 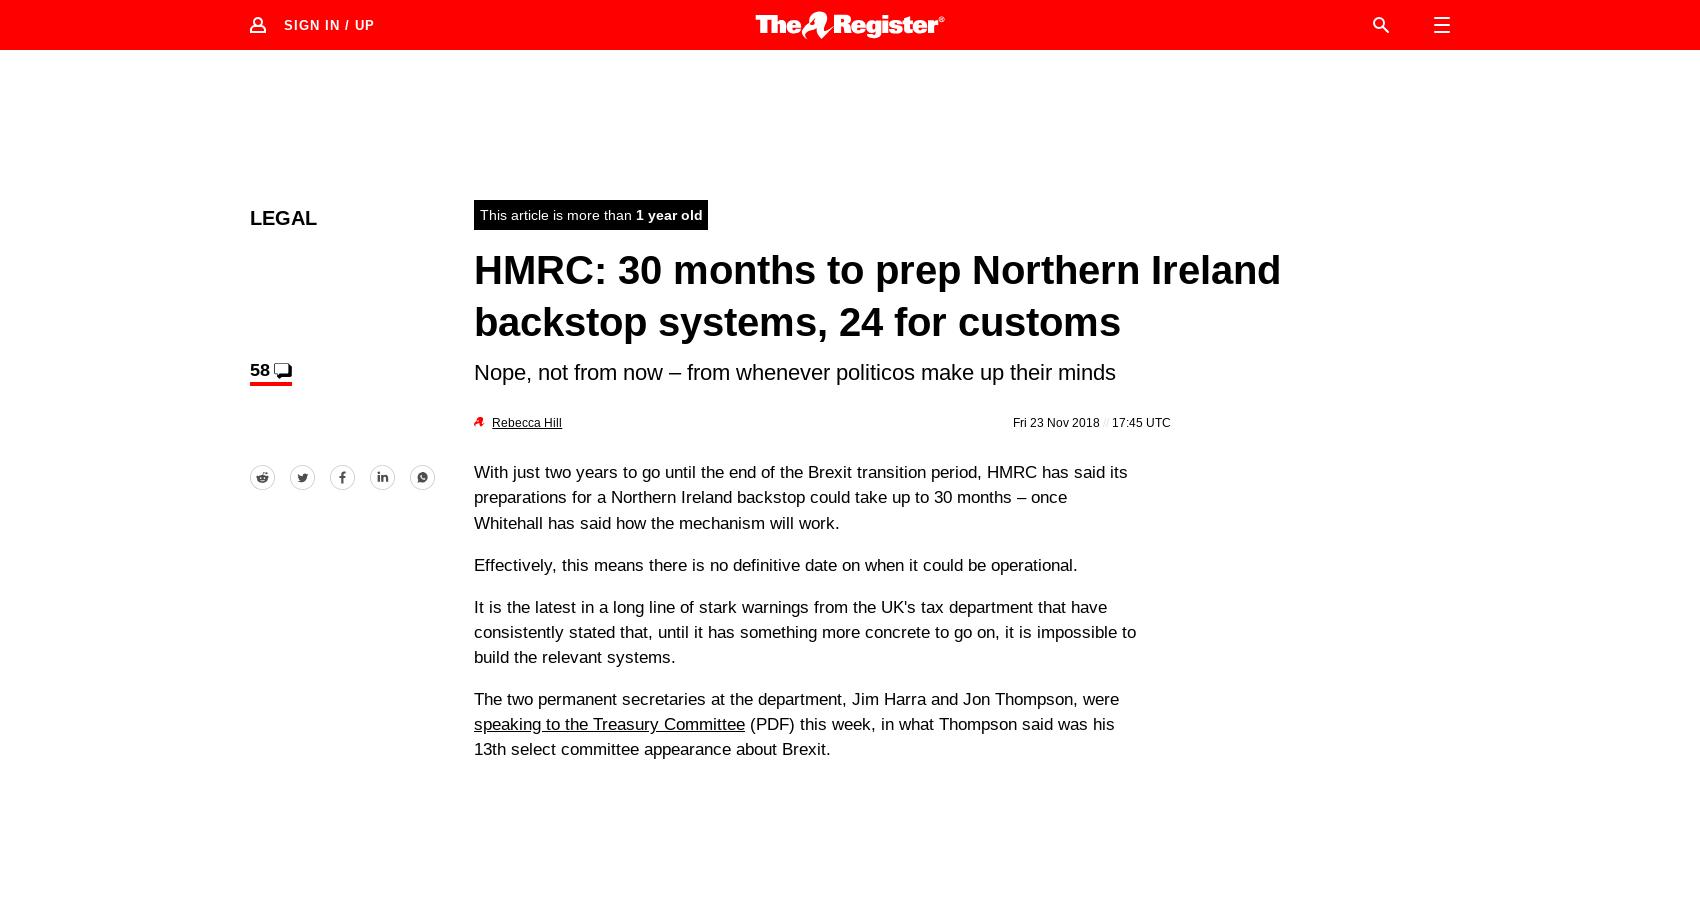 What do you see at coordinates (608, 724) in the screenshot?
I see `'speaking to the Treasury Committee'` at bounding box center [608, 724].